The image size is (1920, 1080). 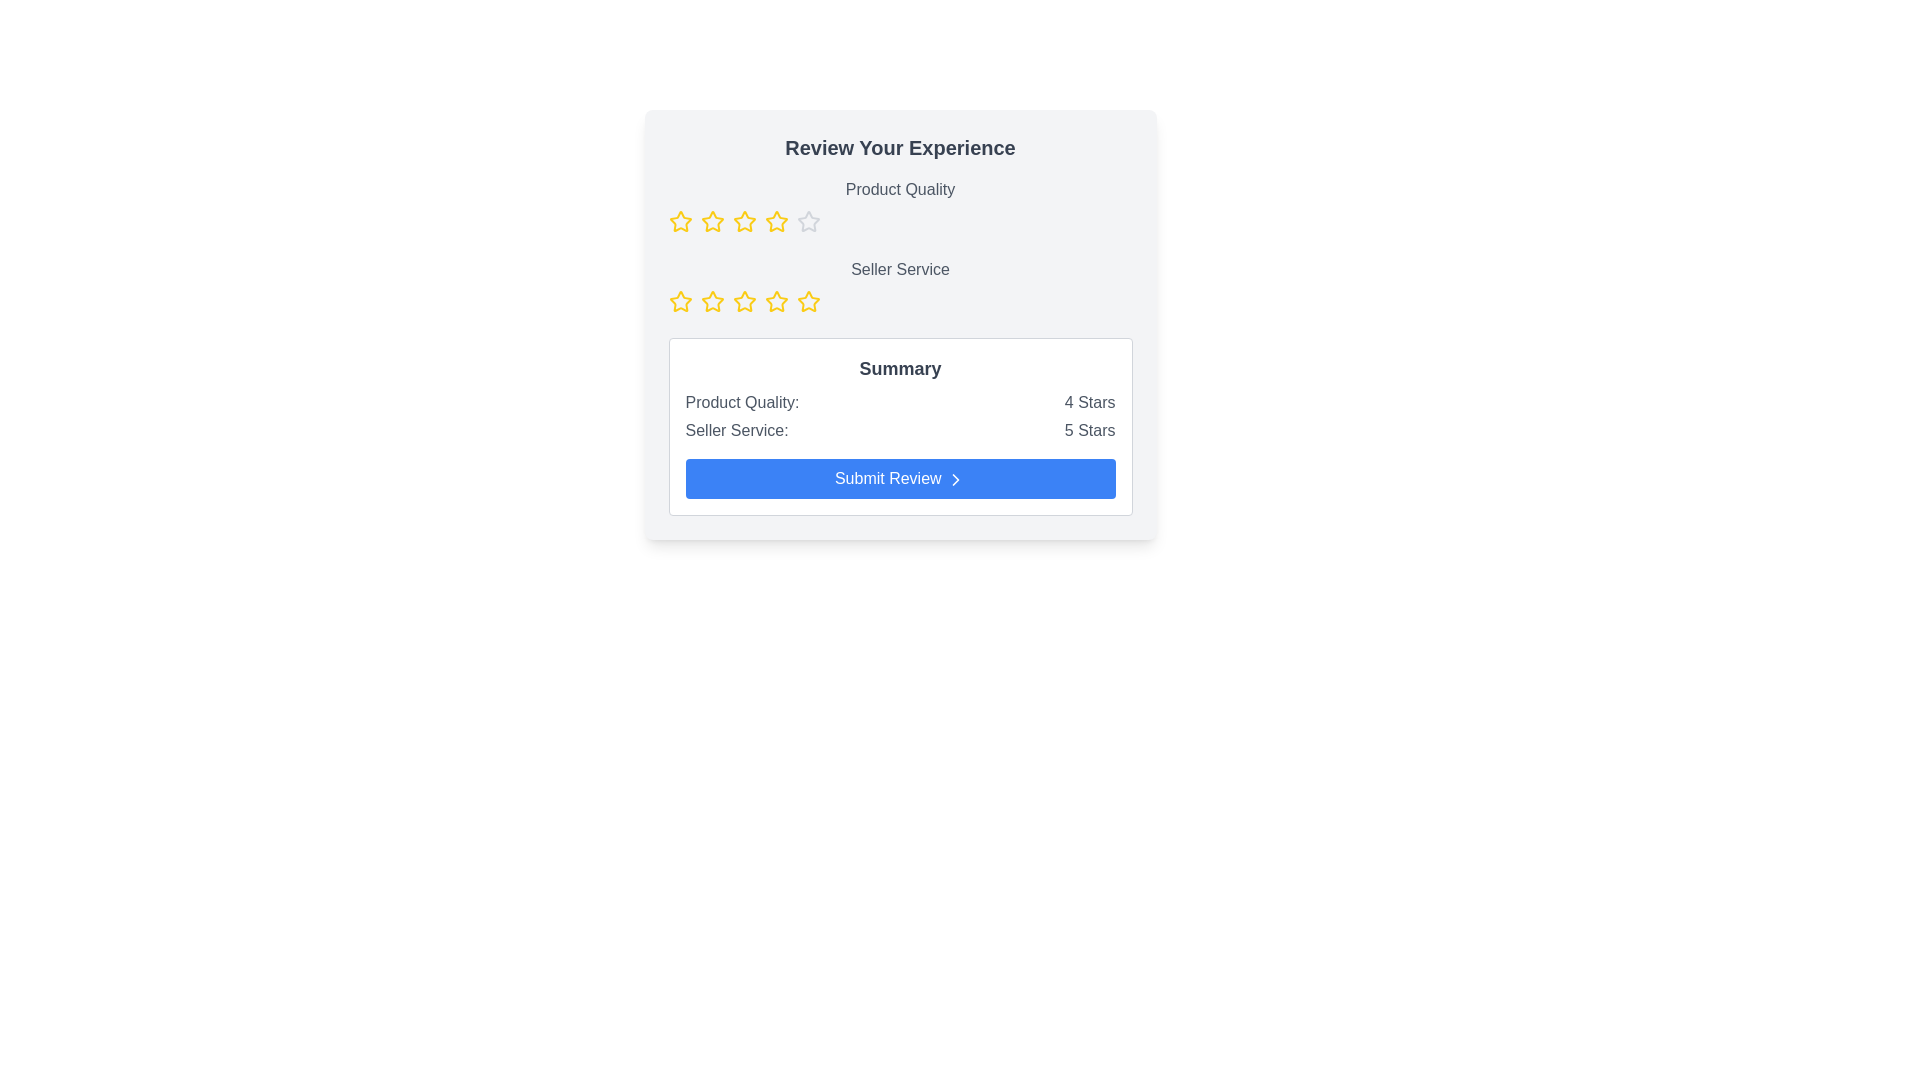 What do you see at coordinates (899, 205) in the screenshot?
I see `the 'Product Quality' text label located above the star rating row in the 'Review Your Experience' card` at bounding box center [899, 205].